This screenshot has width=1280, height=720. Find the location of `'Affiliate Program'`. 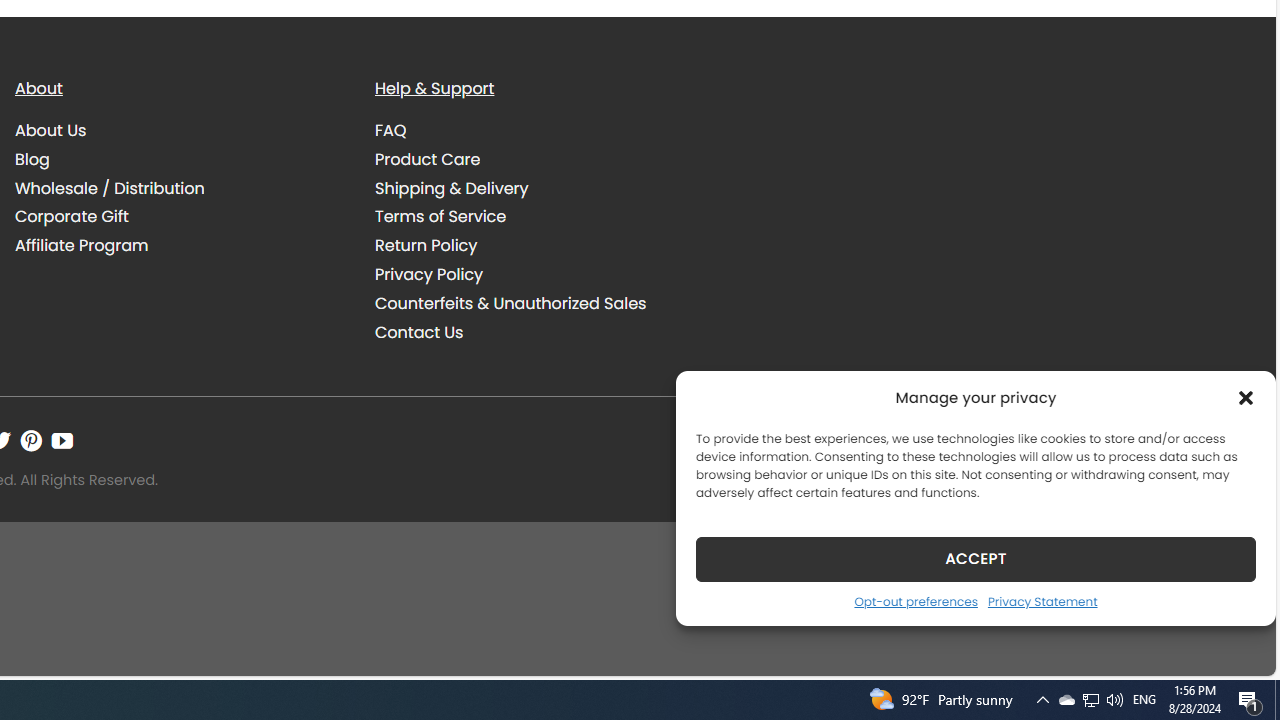

'Affiliate Program' is located at coordinates (180, 245).